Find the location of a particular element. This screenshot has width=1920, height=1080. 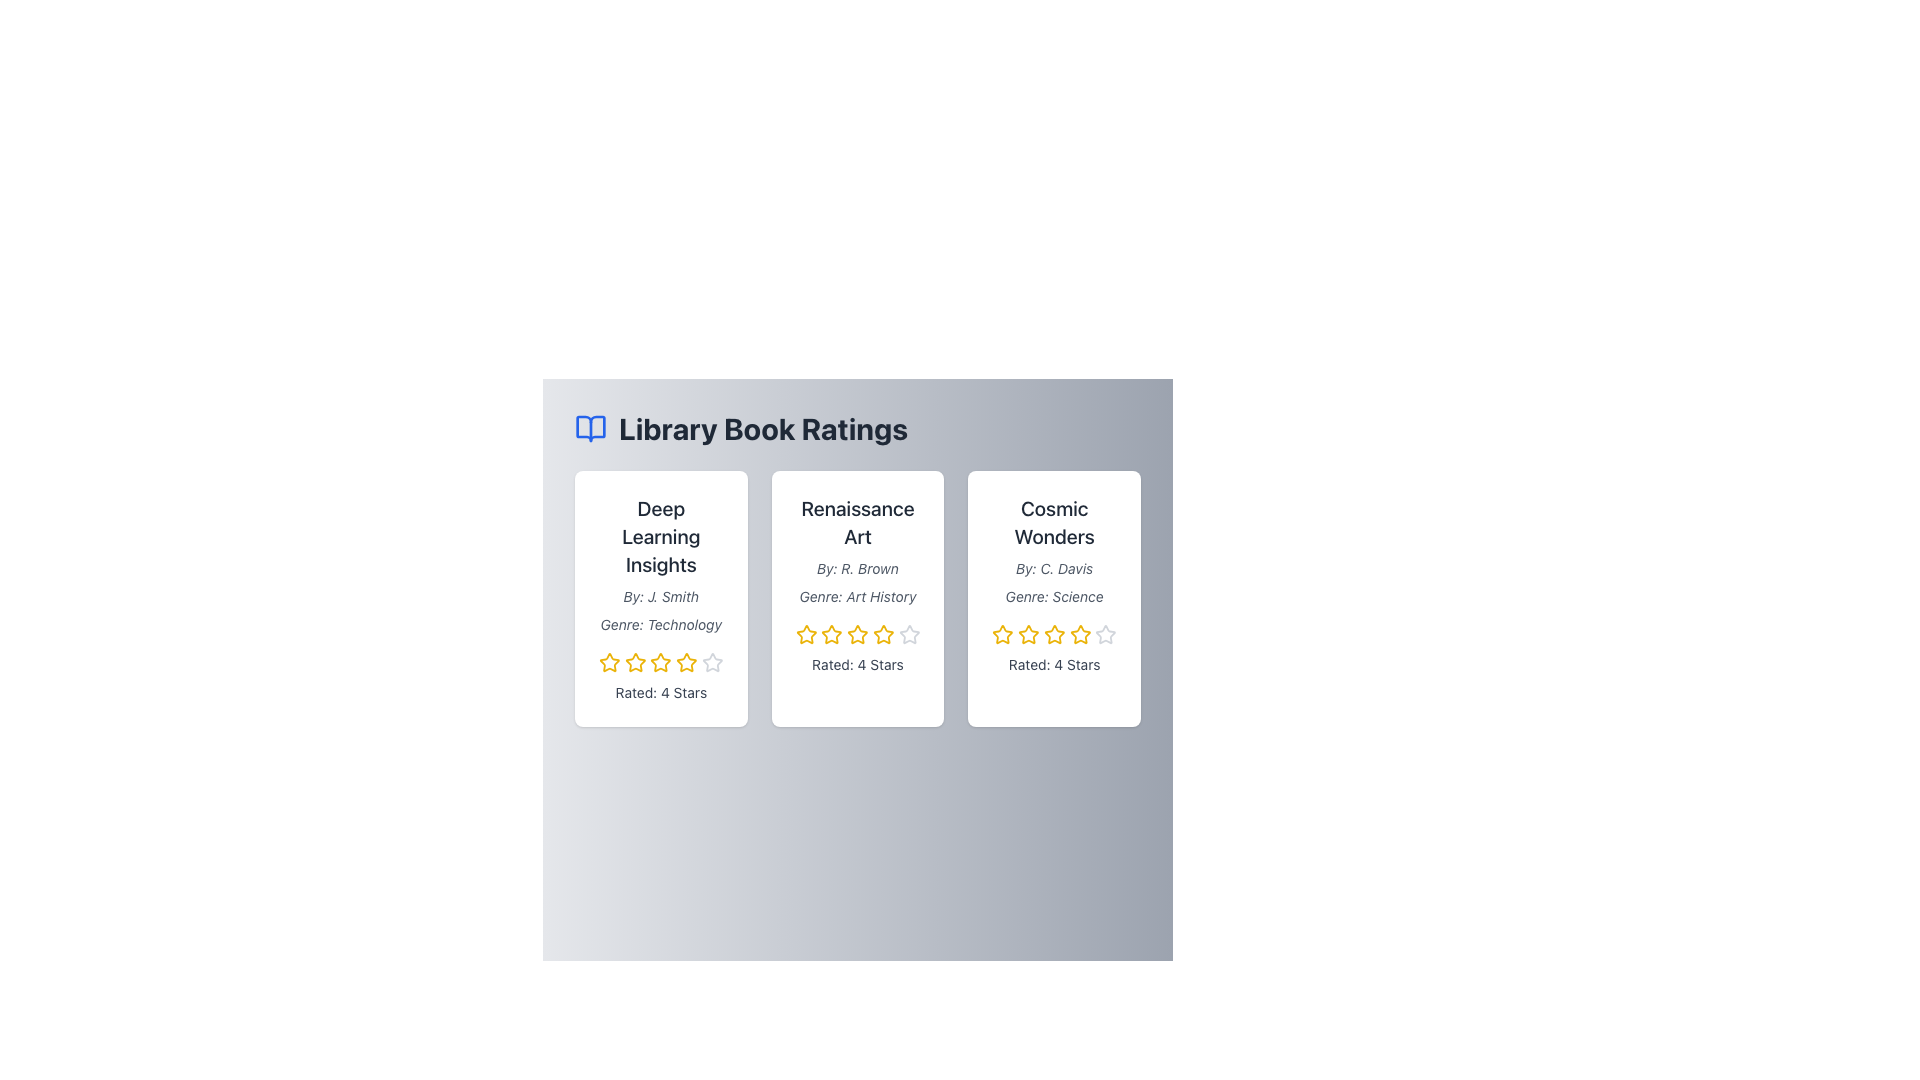

the fourth star in the 5-star rating system for the book 'Deep Learning Insights' to interact and set or update the rating is located at coordinates (686, 662).